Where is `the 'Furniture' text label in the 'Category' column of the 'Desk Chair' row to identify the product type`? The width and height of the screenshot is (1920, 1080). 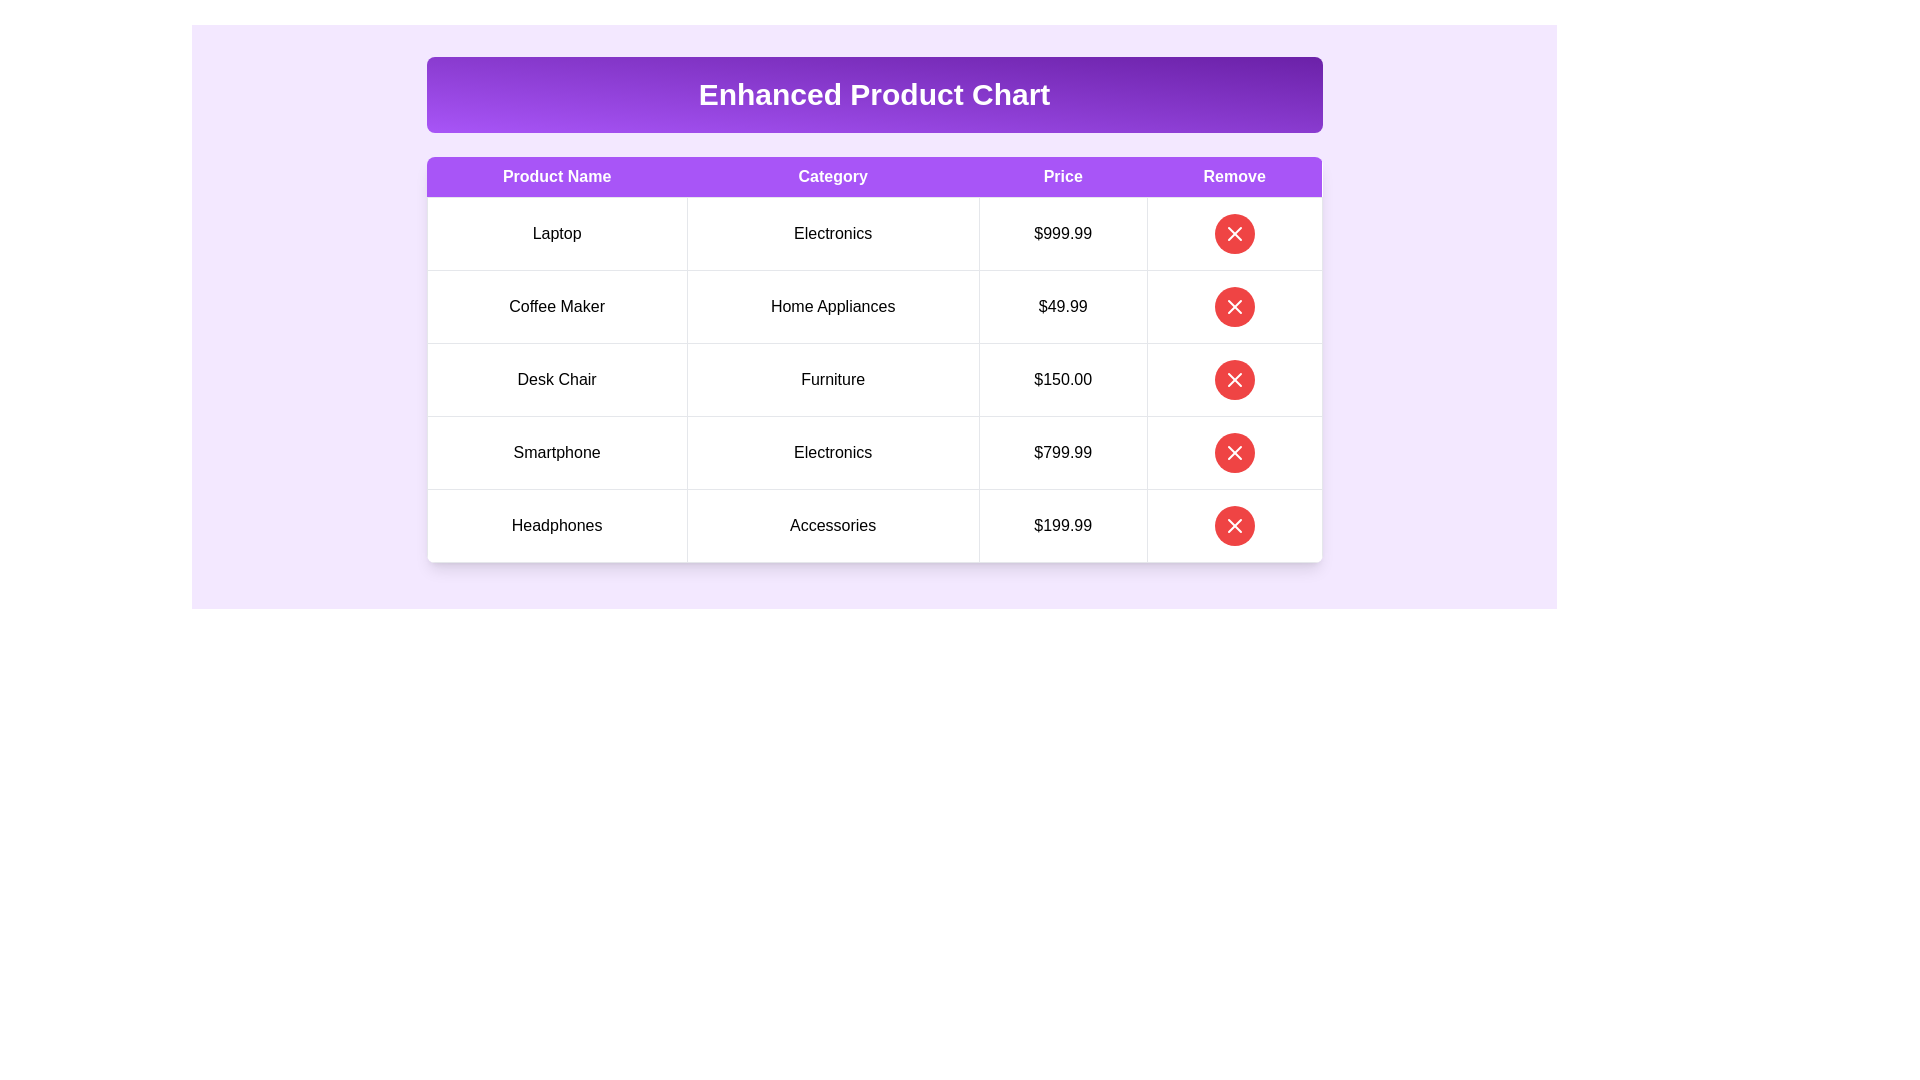
the 'Furniture' text label in the 'Category' column of the 'Desk Chair' row to identify the product type is located at coordinates (833, 380).